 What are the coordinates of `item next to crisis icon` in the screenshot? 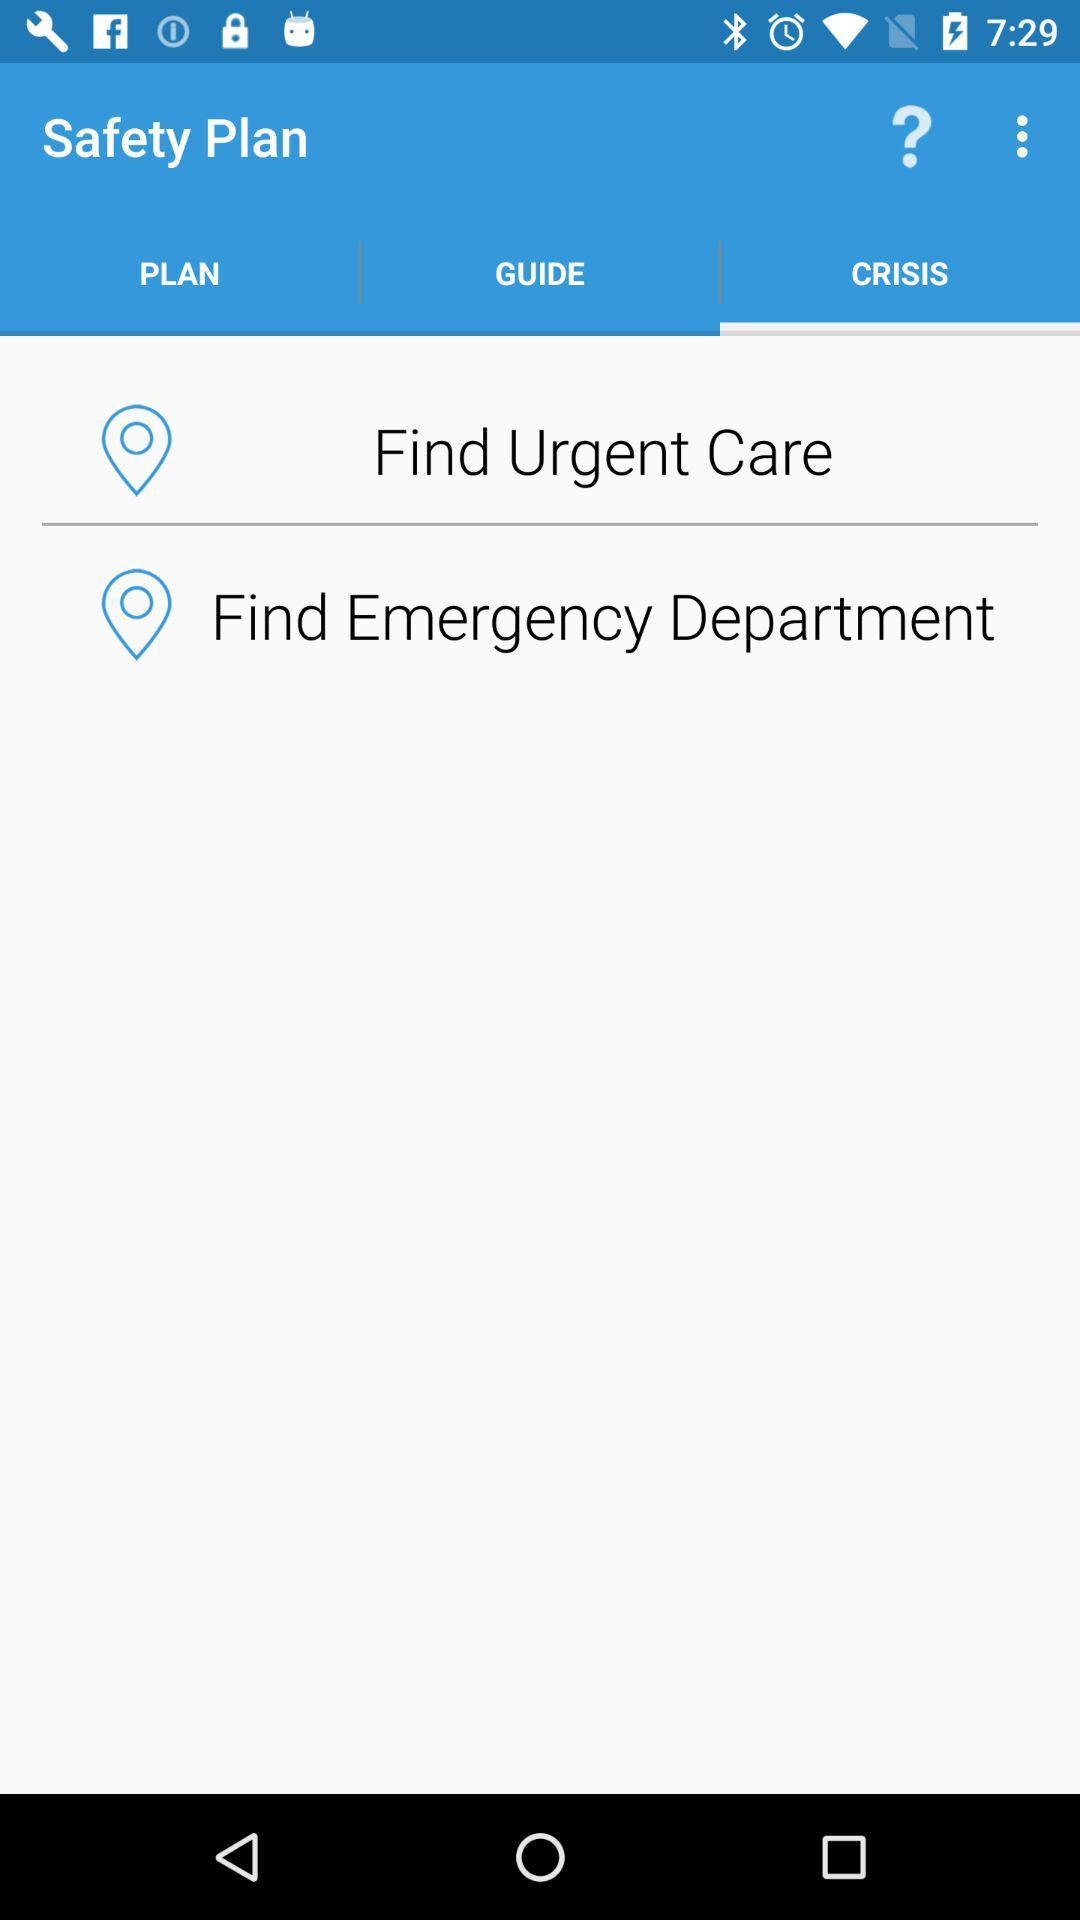 It's located at (540, 272).